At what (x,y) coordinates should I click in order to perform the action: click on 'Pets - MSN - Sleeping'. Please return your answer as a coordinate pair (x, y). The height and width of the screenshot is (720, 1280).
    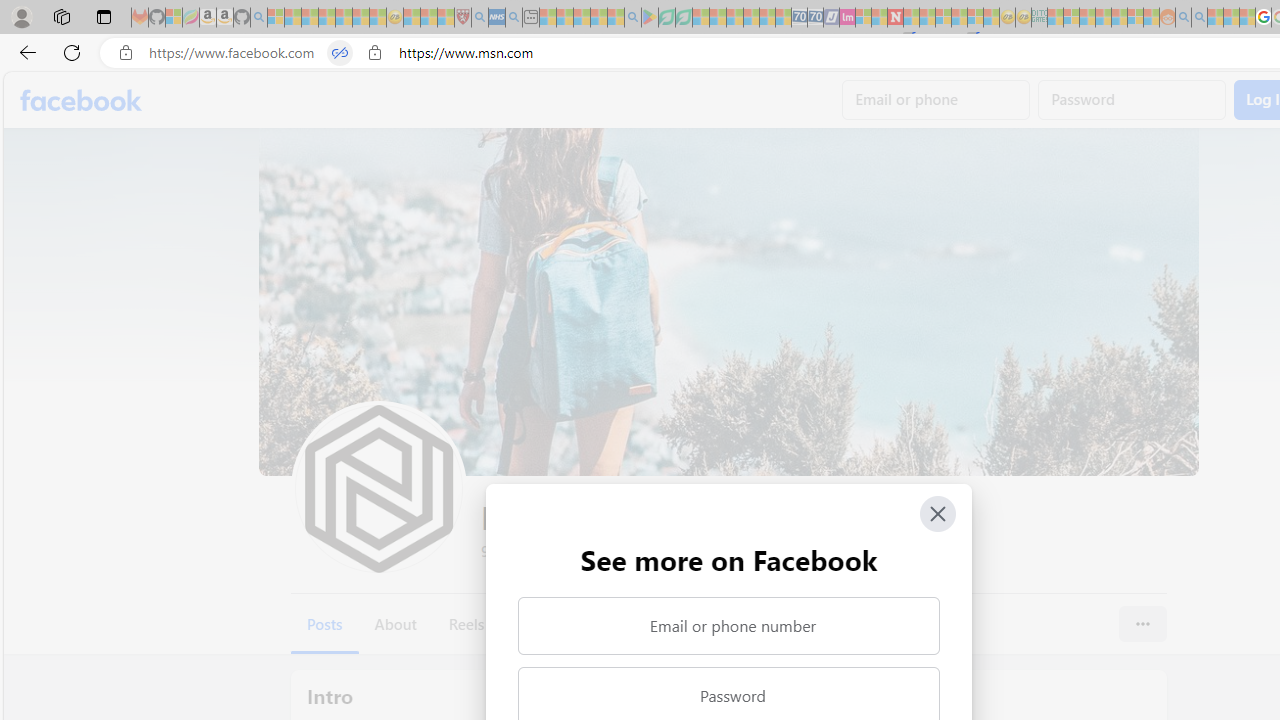
    Looking at the image, I should click on (598, 17).